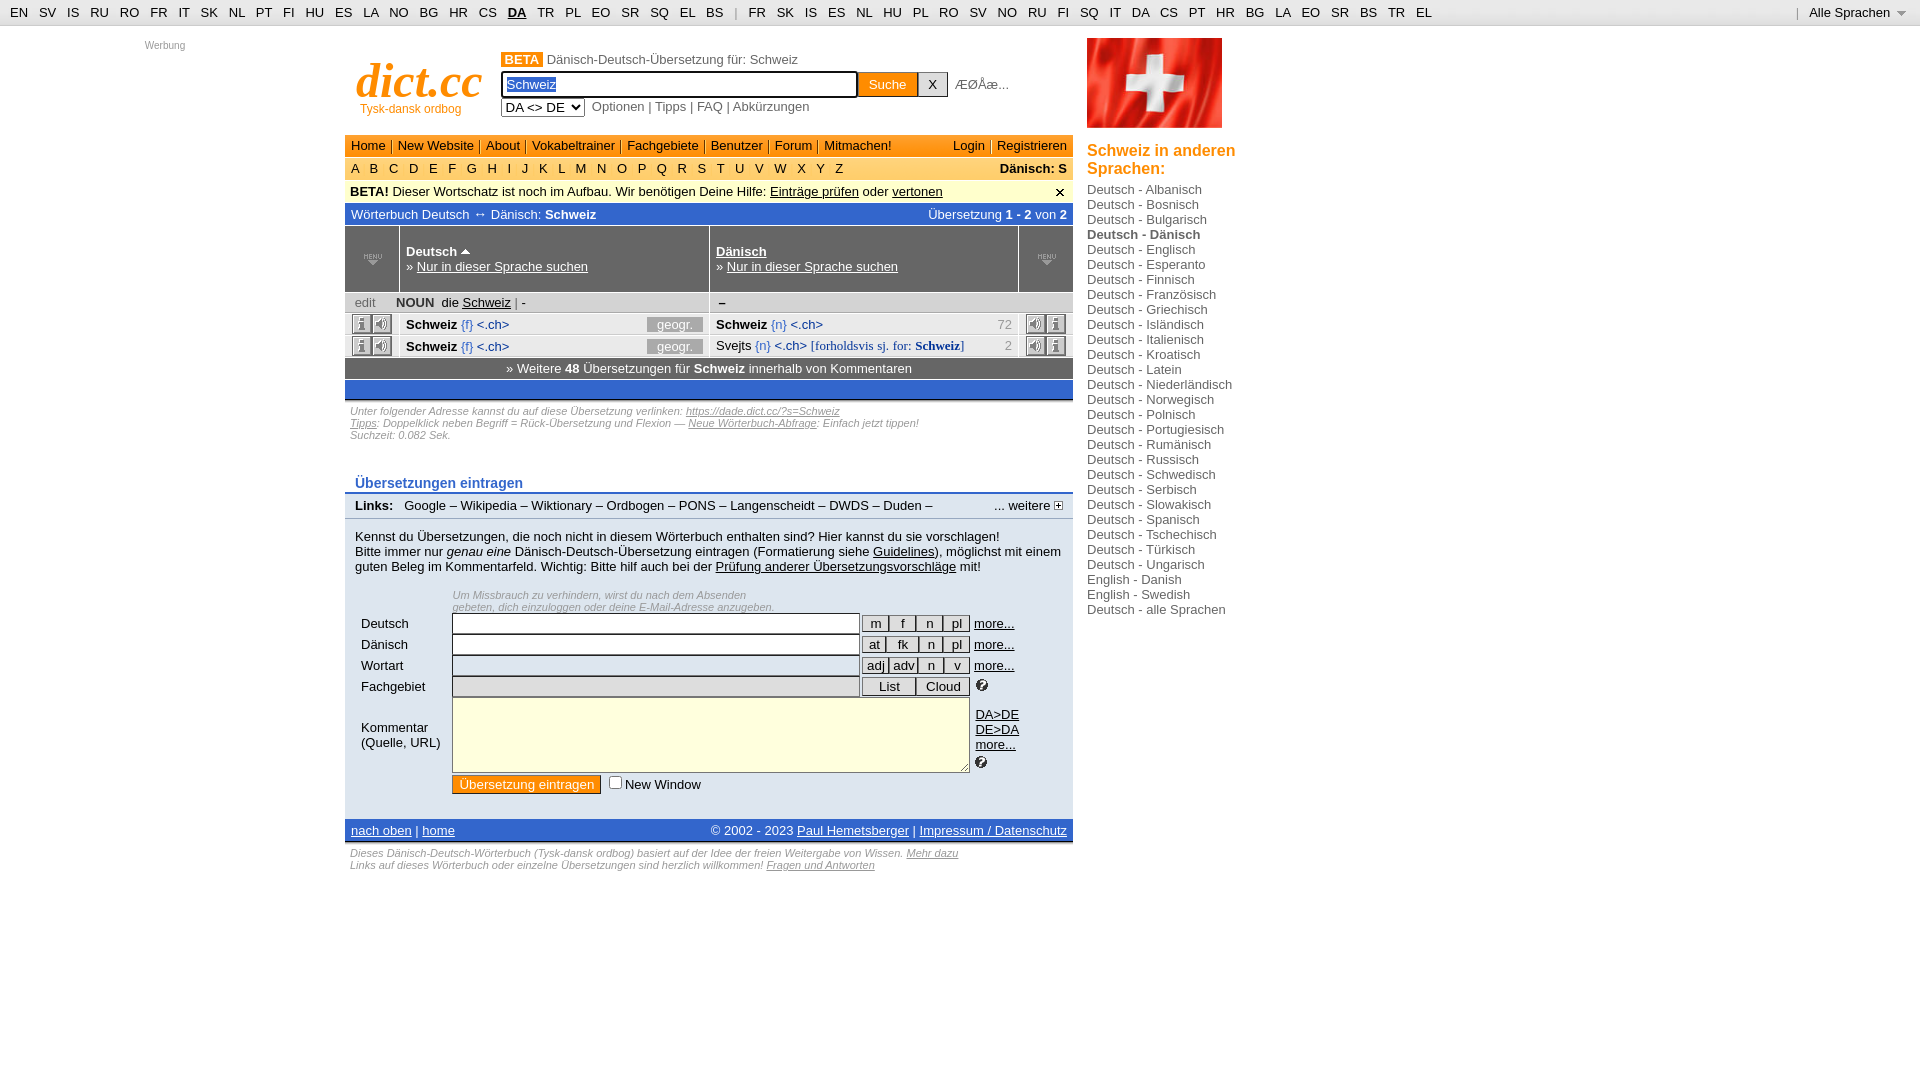 The image size is (1920, 1080). I want to click on 'Schweiz]', so click(938, 344).